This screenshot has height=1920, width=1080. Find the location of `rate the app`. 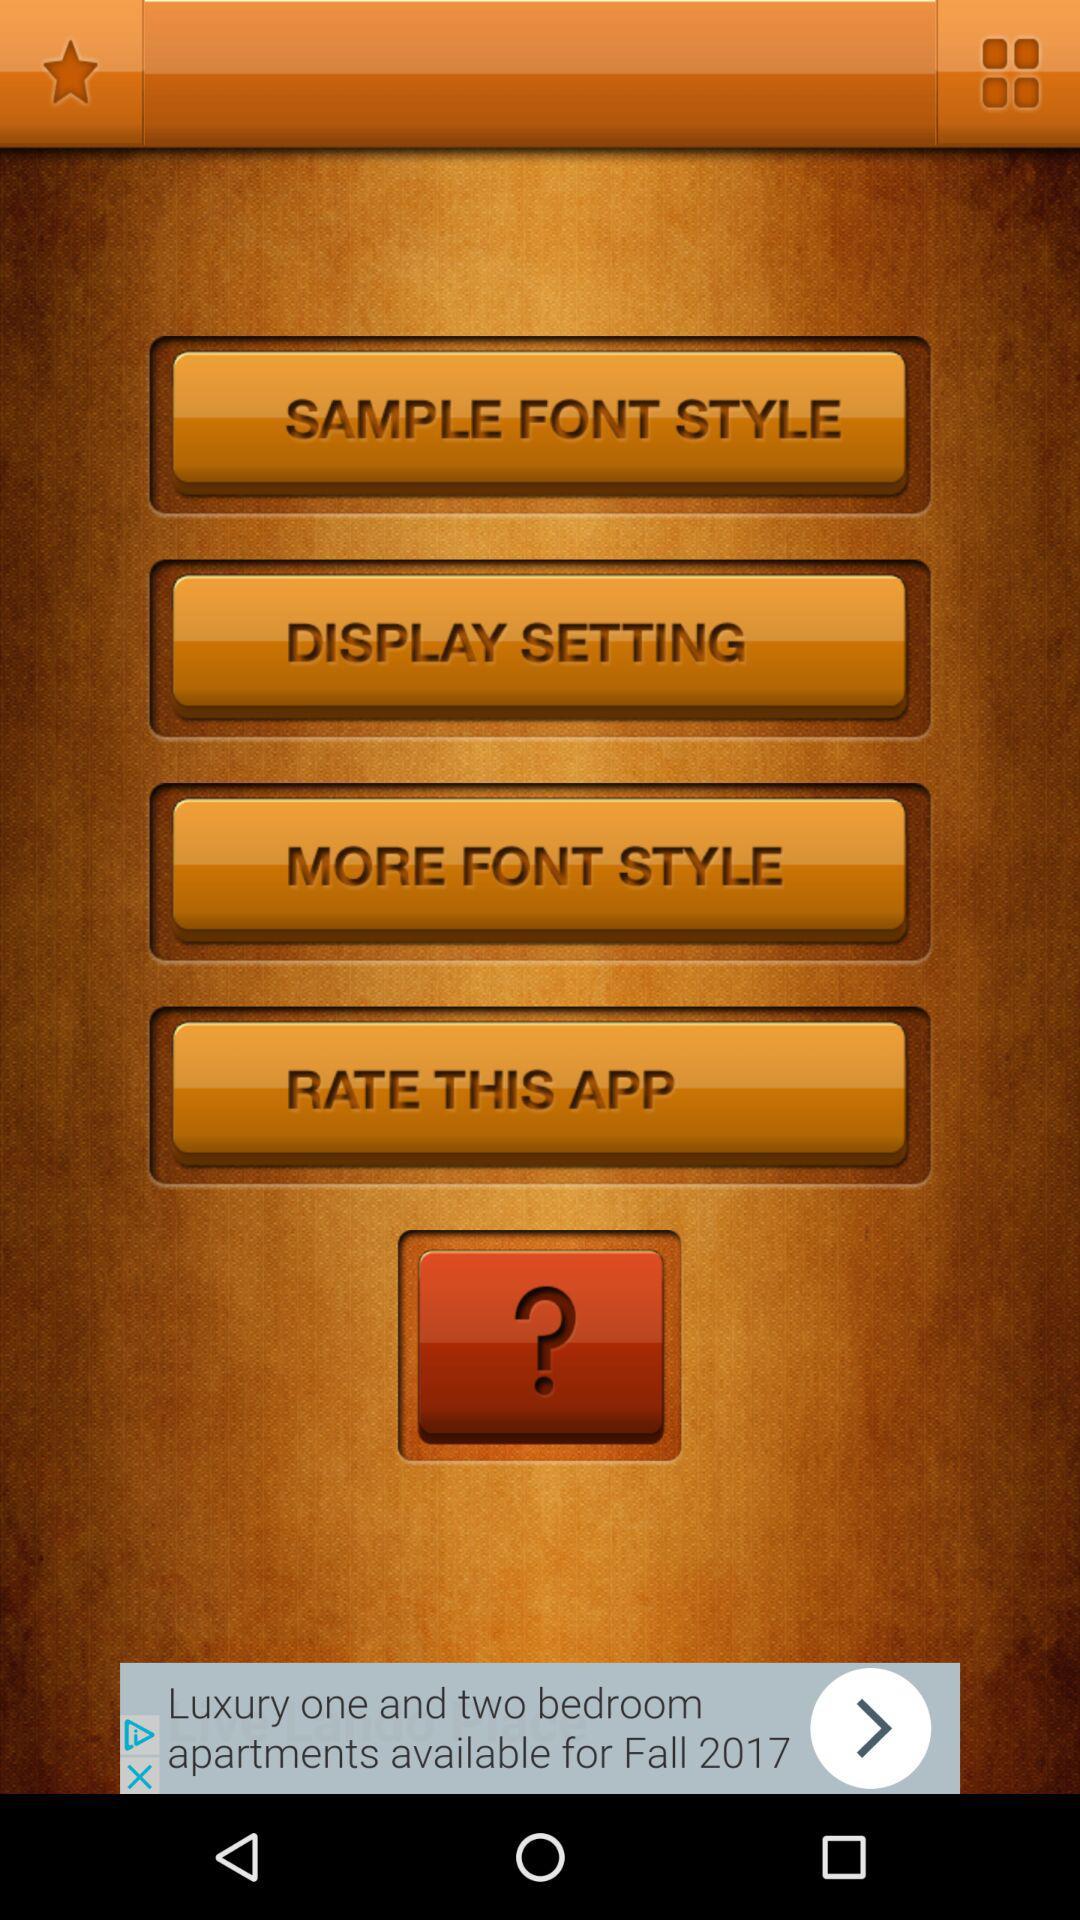

rate the app is located at coordinates (540, 1097).